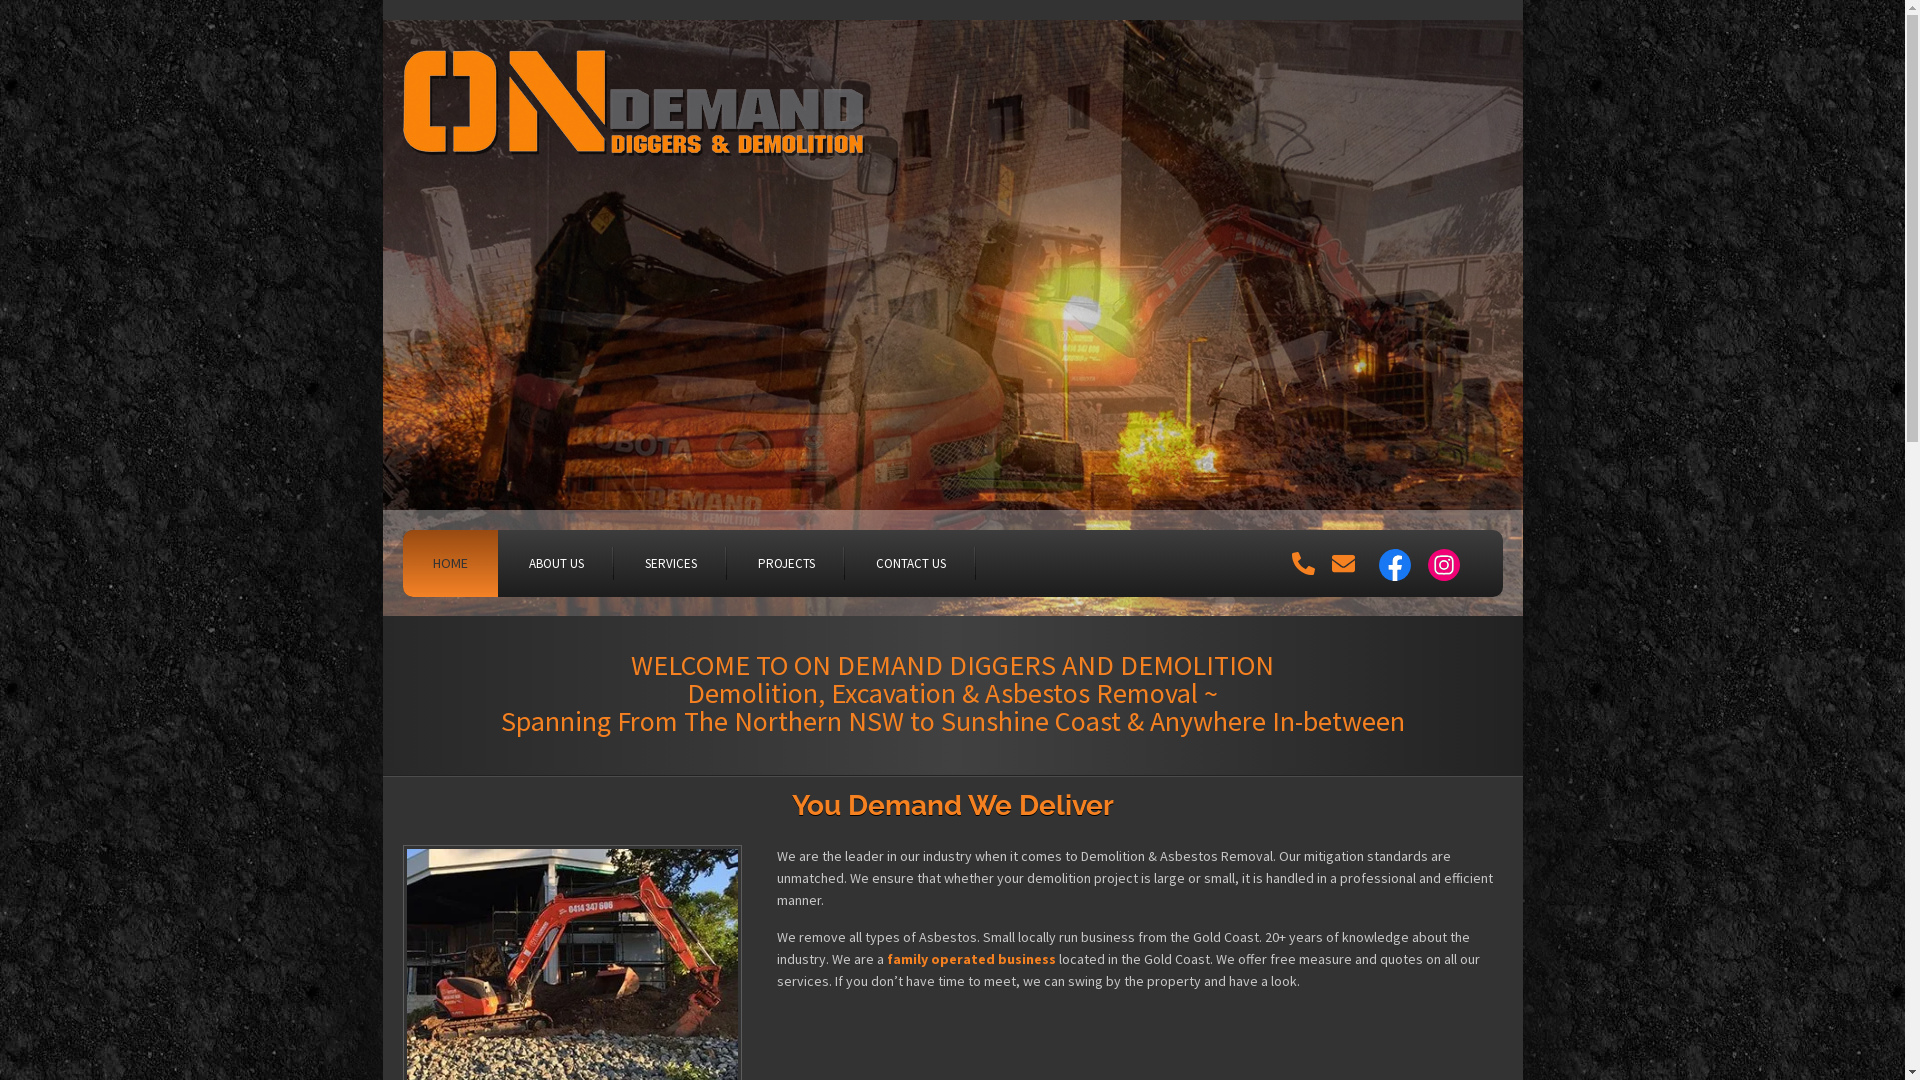 The height and width of the screenshot is (1080, 1920). I want to click on 'PROJECTS', so click(785, 563).